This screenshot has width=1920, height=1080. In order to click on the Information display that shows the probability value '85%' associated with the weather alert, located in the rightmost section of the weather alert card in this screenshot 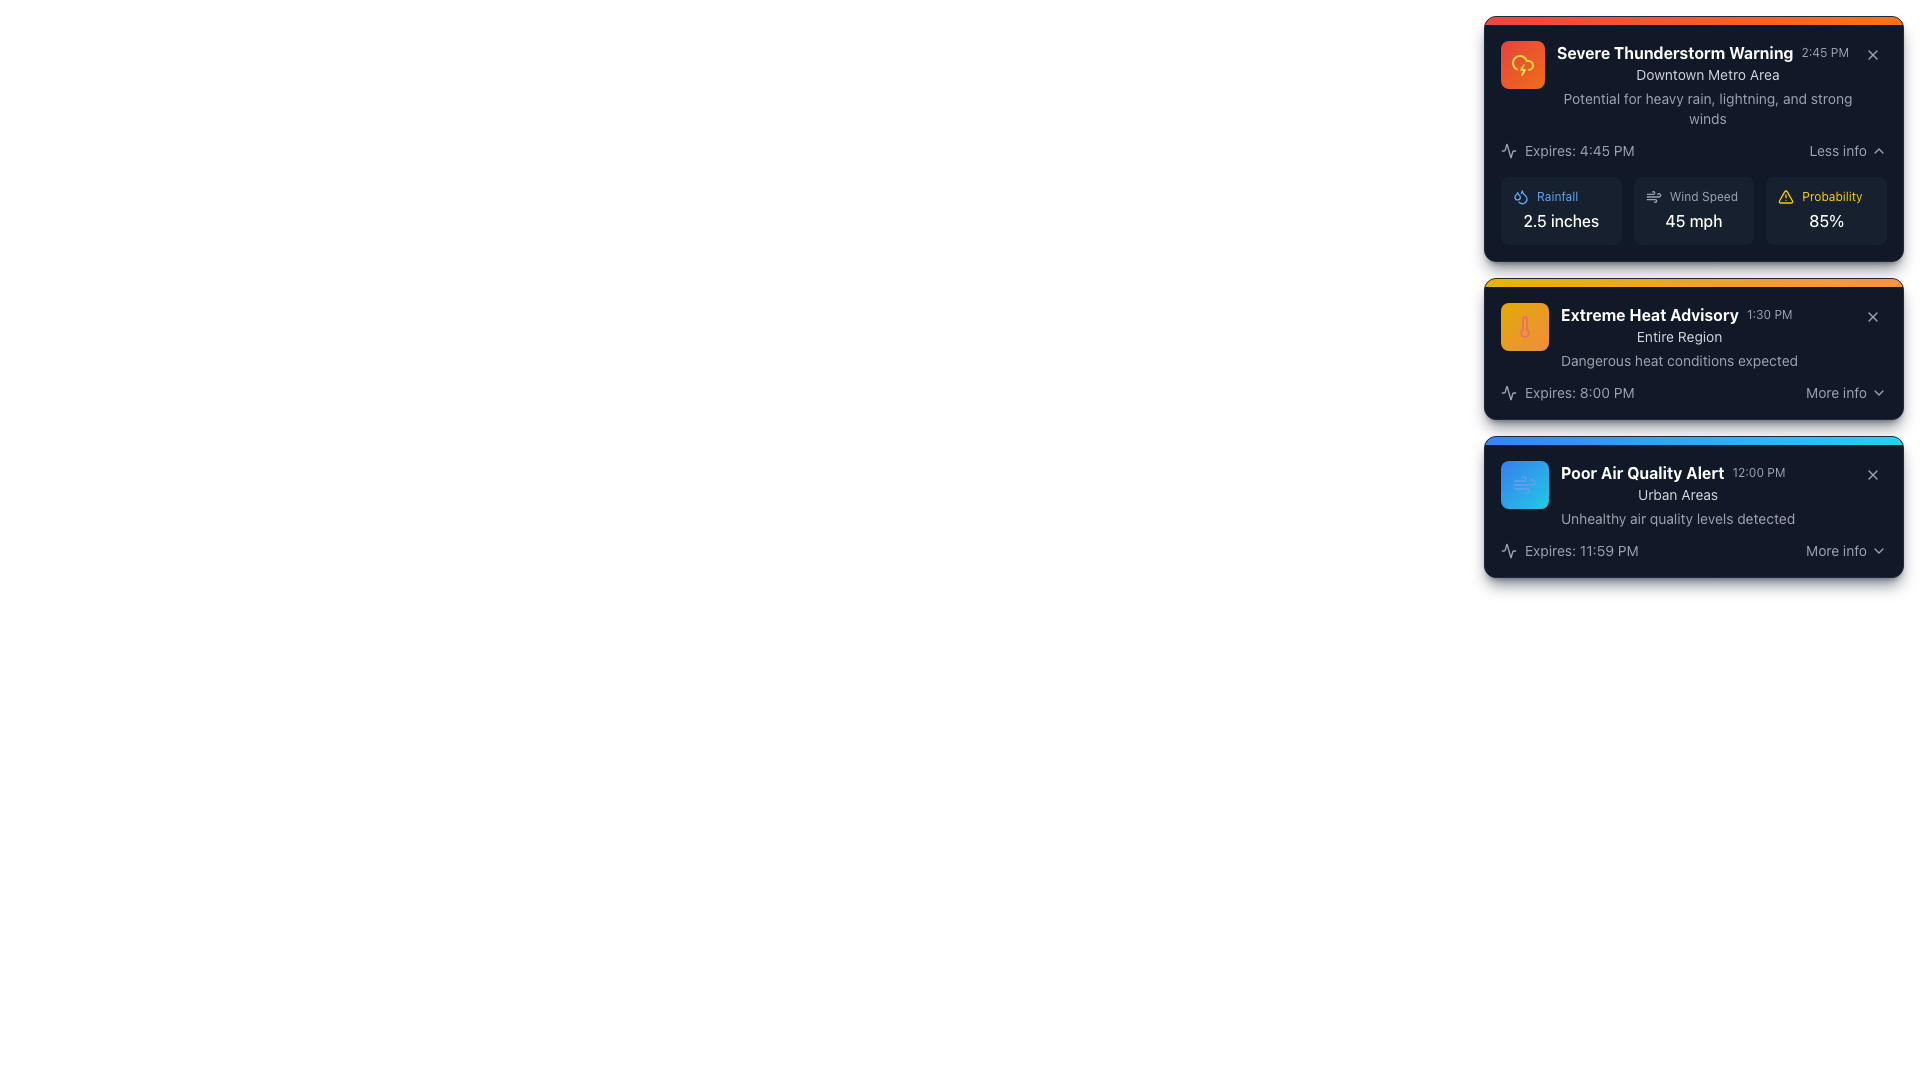, I will do `click(1826, 211)`.